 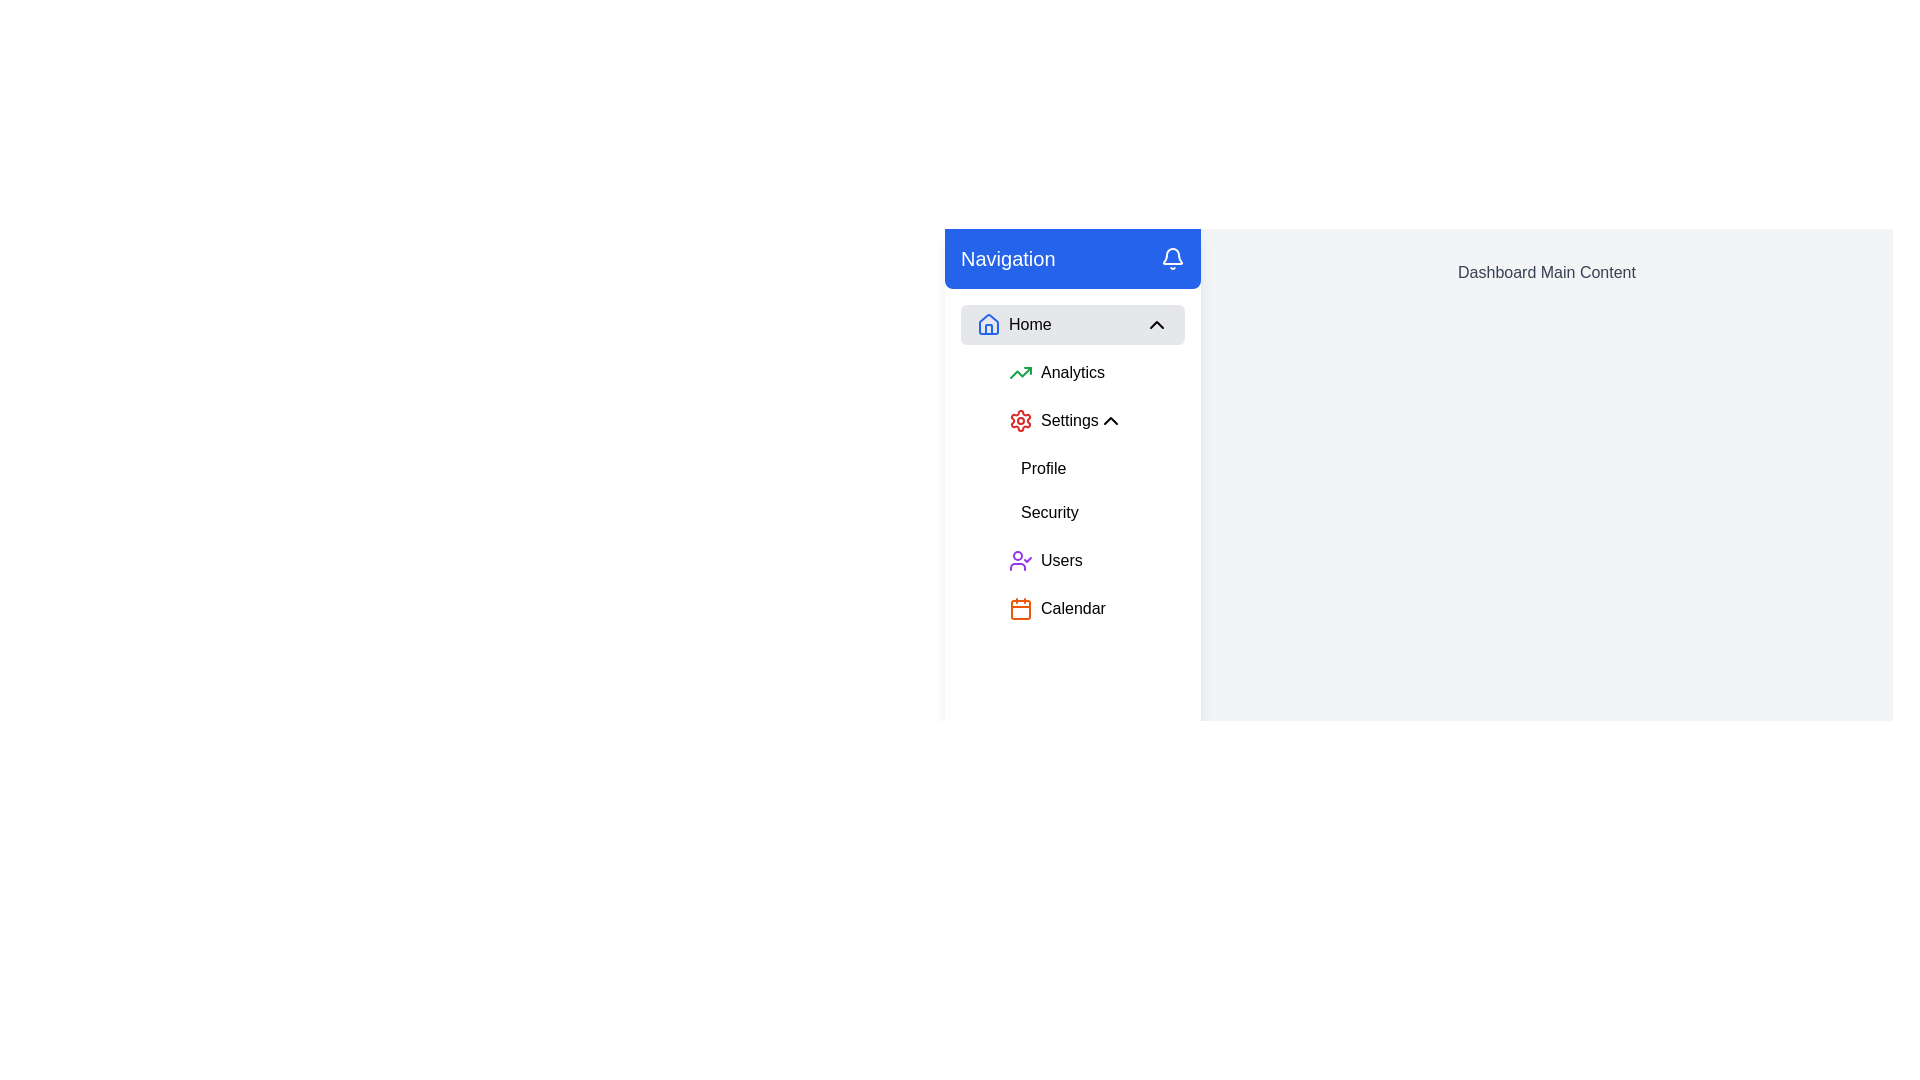 I want to click on the 'Profile' button in the sidebar menu, so click(x=1042, y=469).